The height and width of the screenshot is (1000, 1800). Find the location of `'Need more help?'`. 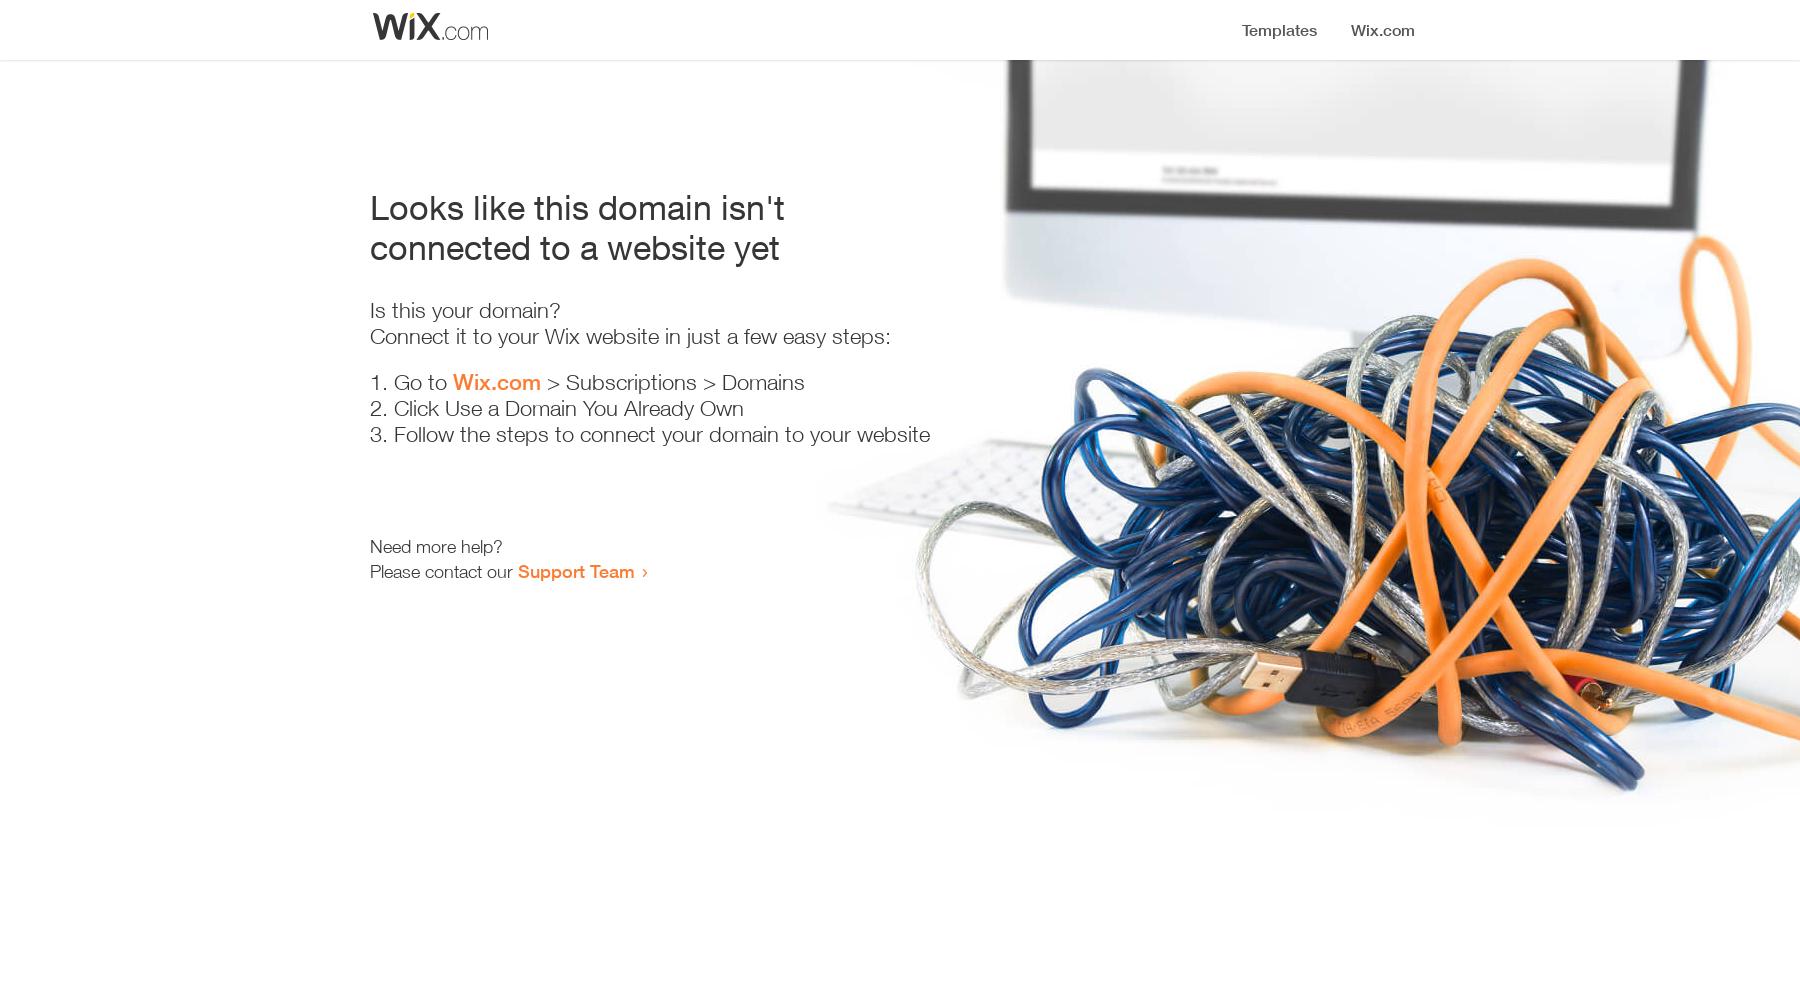

'Need more help?' is located at coordinates (436, 546).